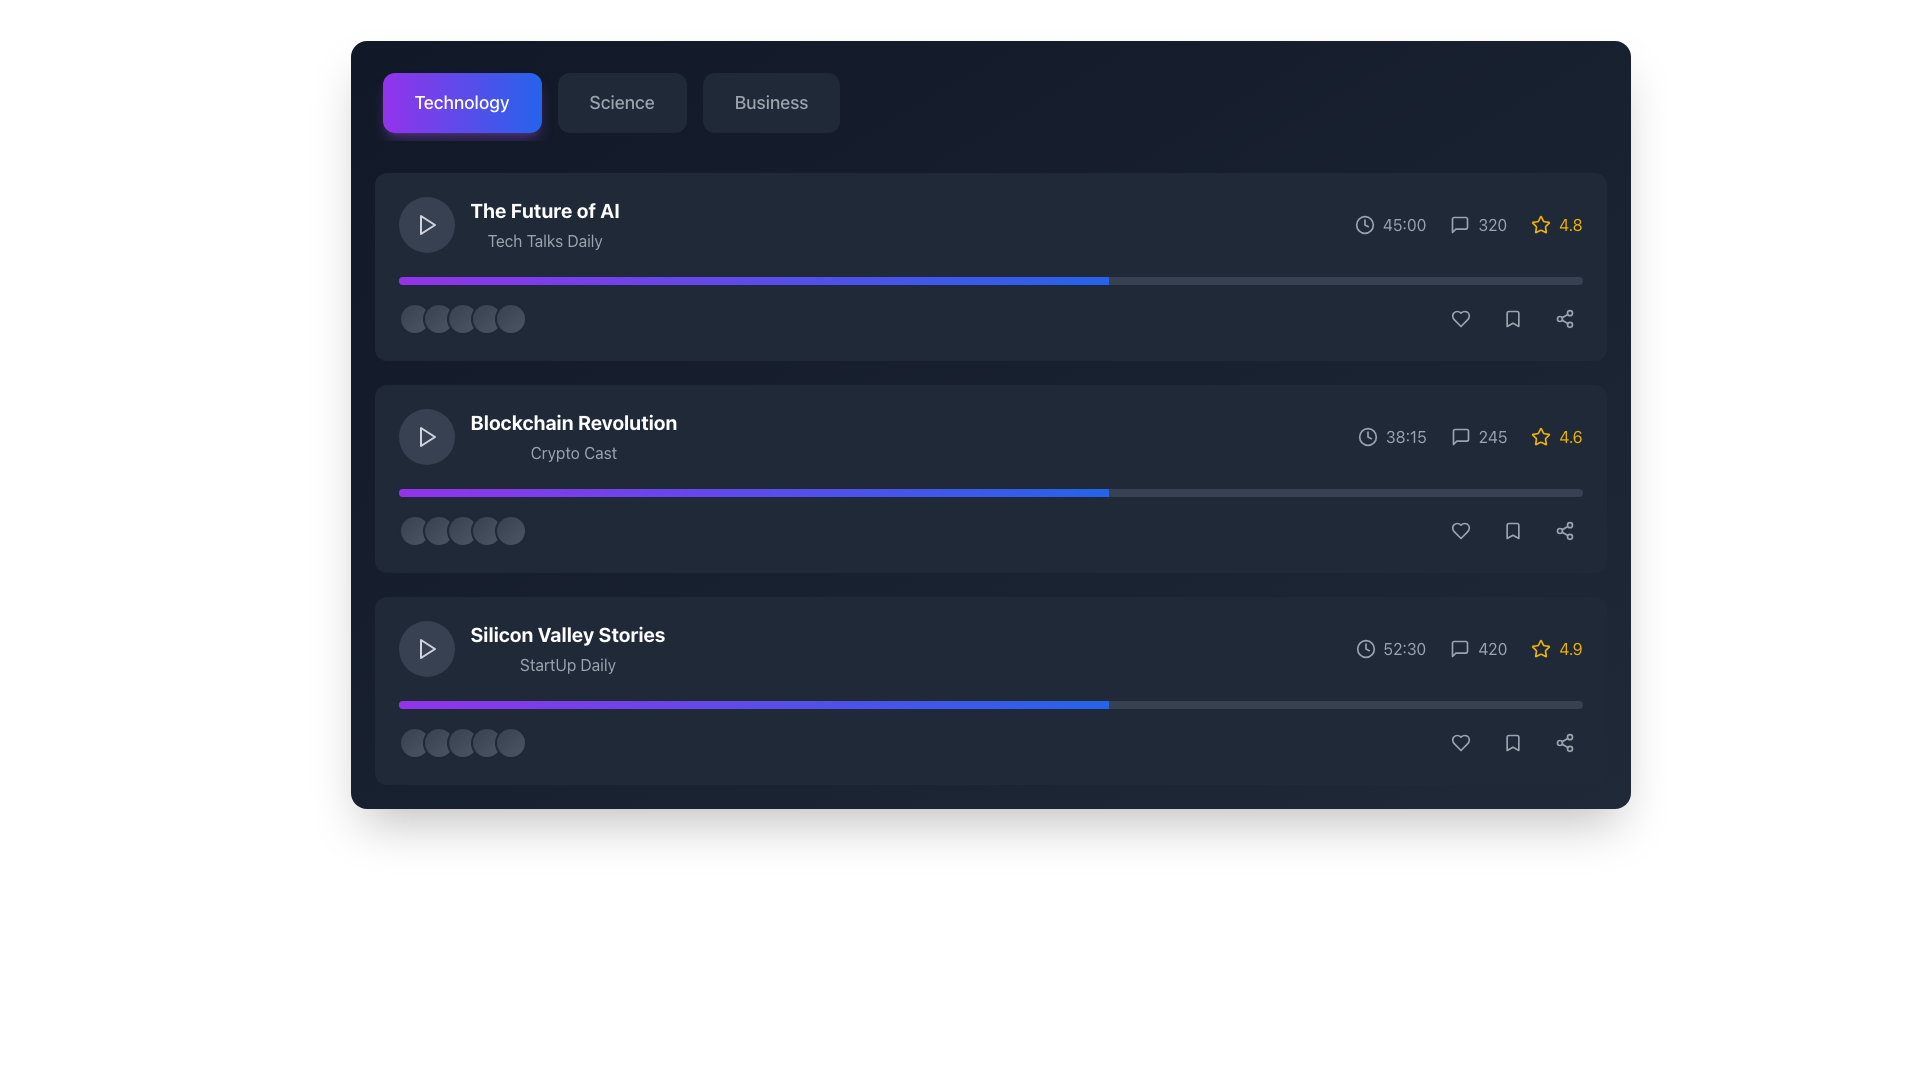  What do you see at coordinates (426, 648) in the screenshot?
I see `the 'play' icon located within the 'Silicon Valley Stories' card` at bounding box center [426, 648].